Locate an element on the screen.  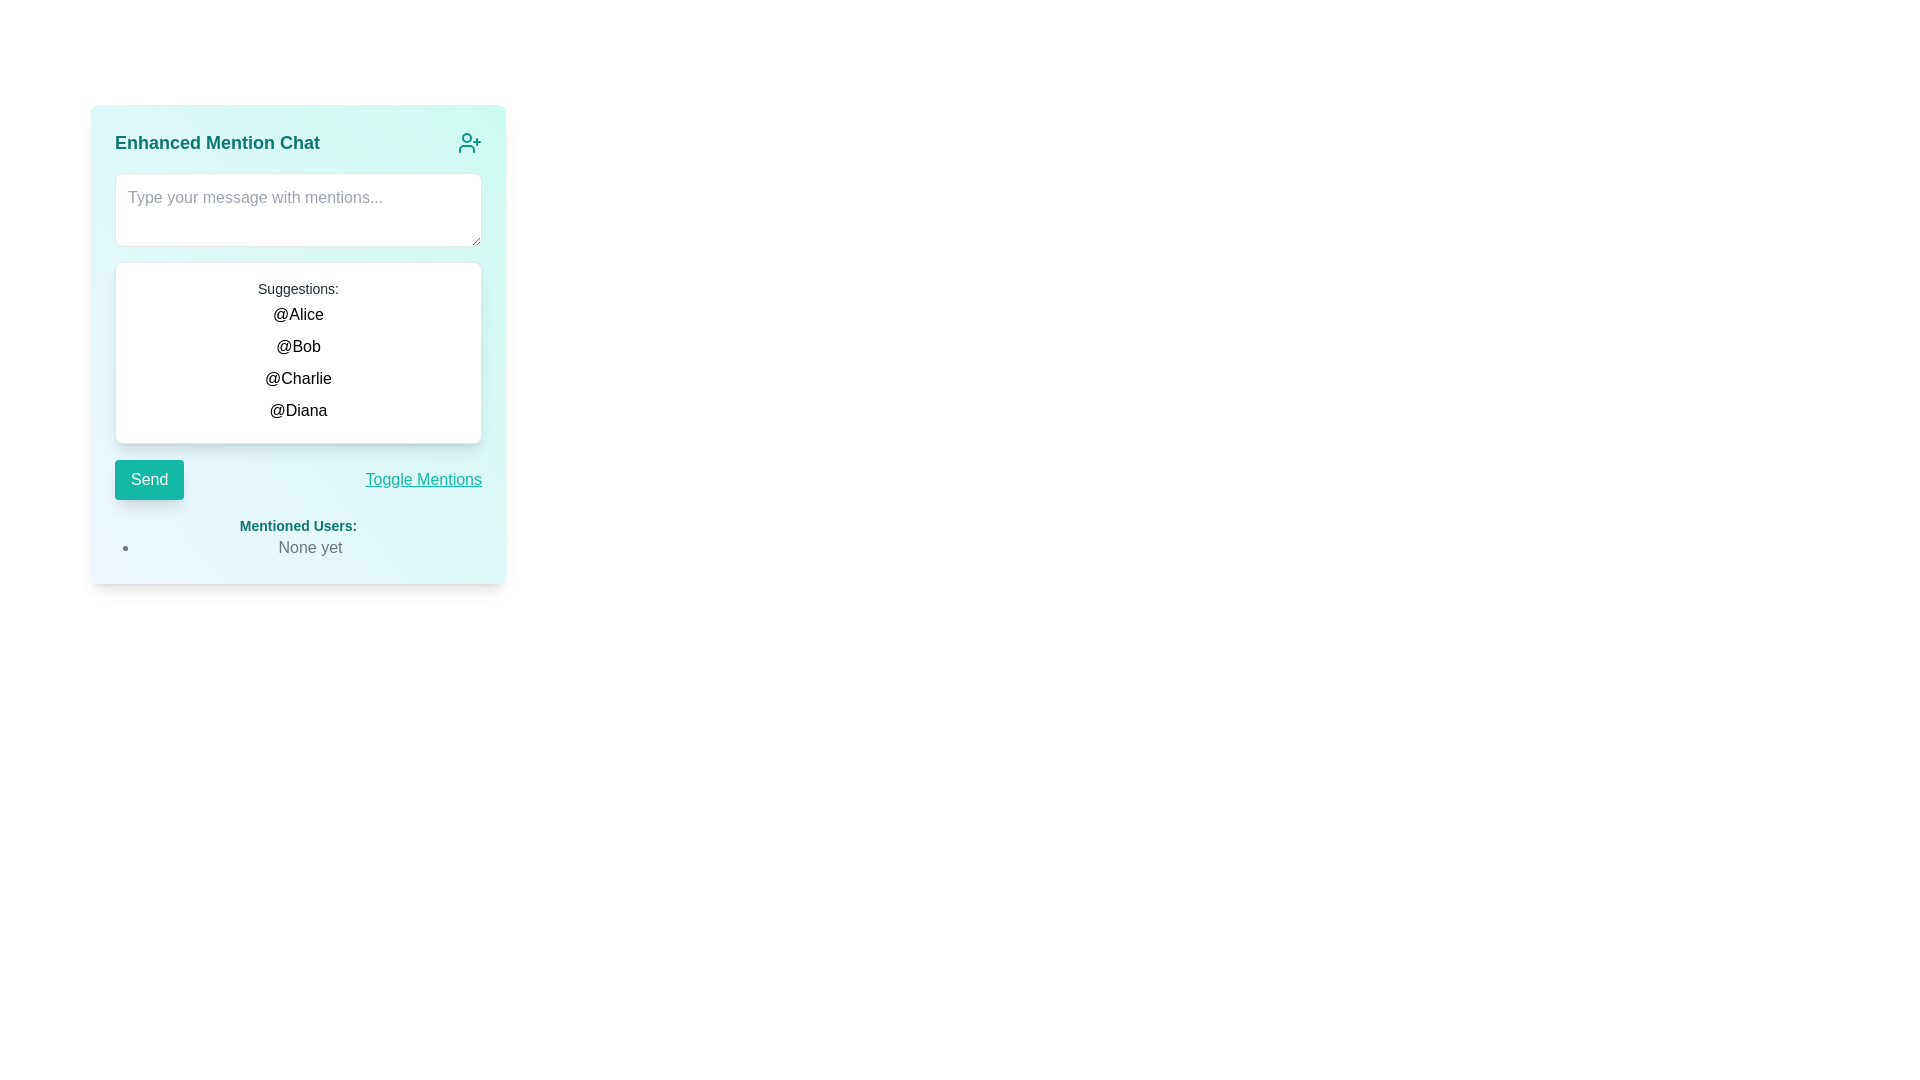
the text label 'Suggestions:' which is styled with a medium-size gray font and serves as a header for the items below it is located at coordinates (297, 289).